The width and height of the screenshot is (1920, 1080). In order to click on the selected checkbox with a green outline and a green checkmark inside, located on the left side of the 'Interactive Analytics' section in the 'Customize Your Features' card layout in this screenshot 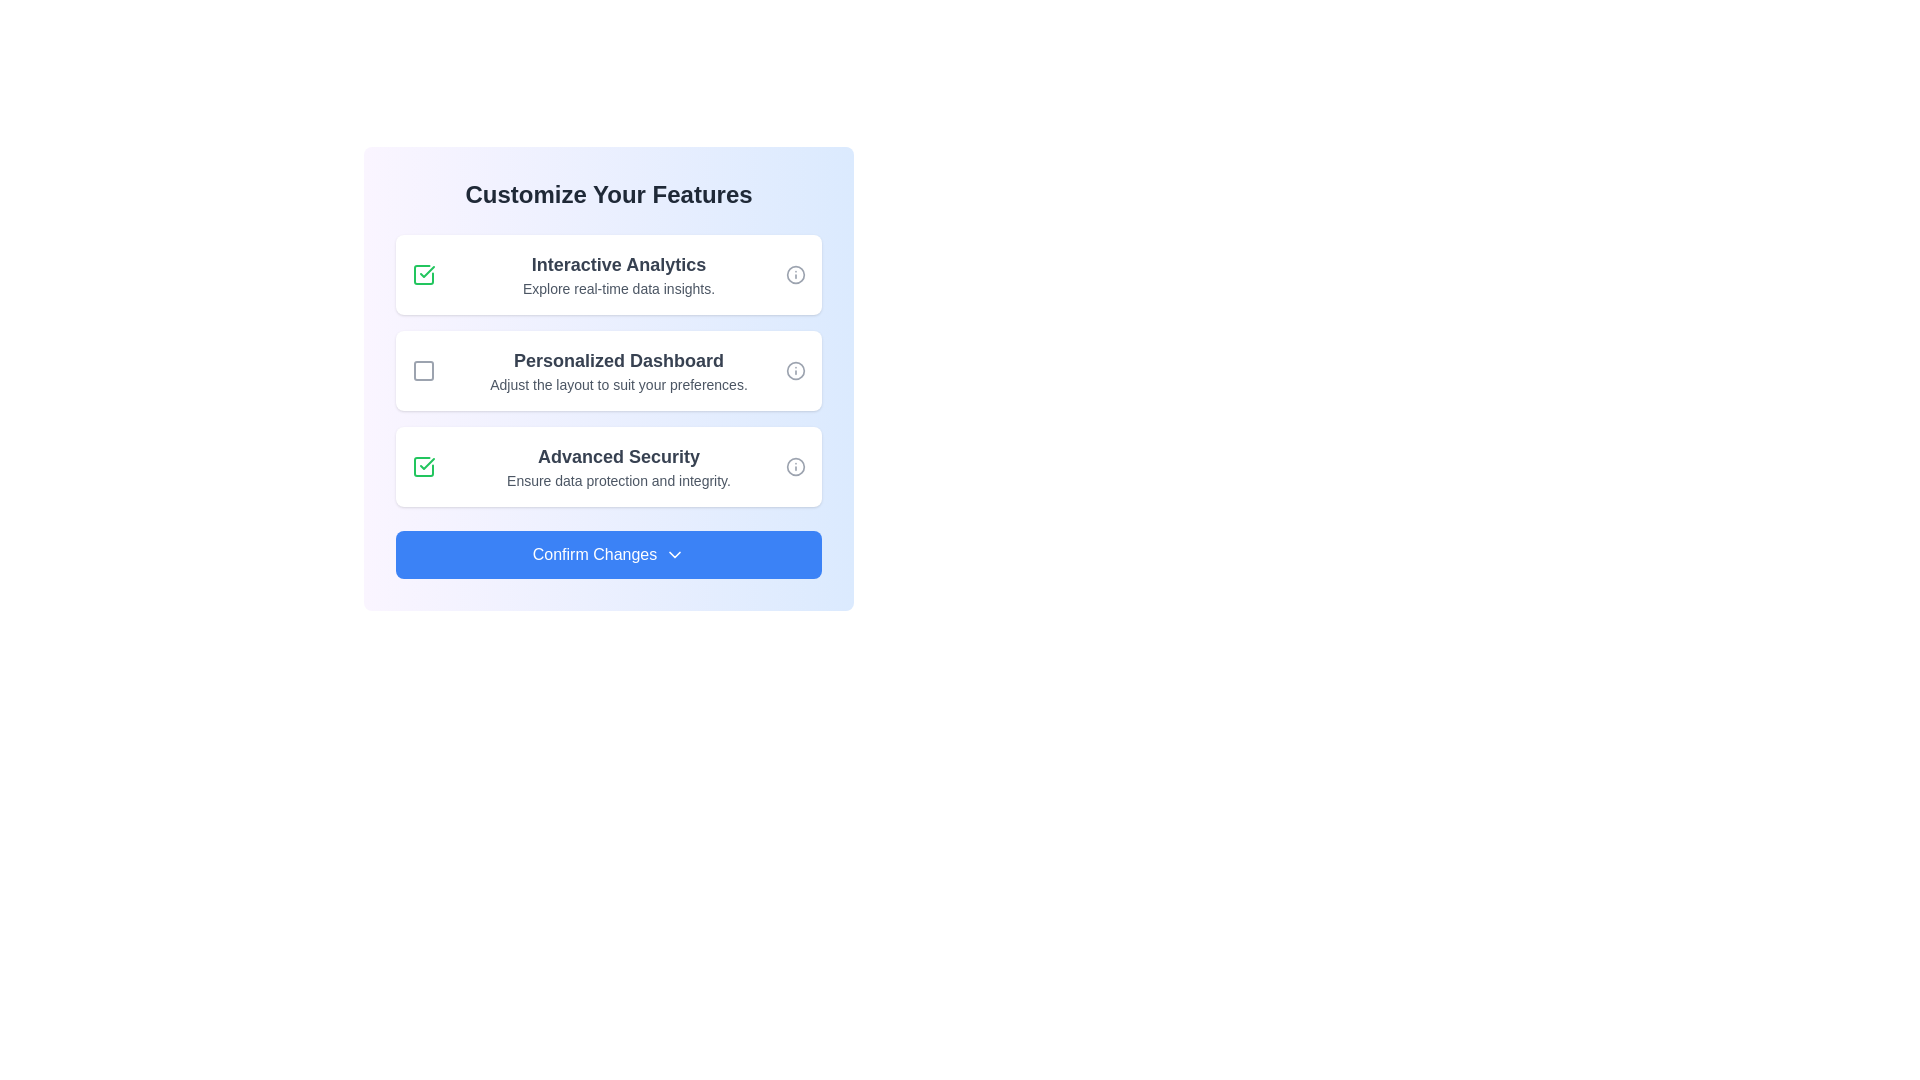, I will do `click(422, 274)`.